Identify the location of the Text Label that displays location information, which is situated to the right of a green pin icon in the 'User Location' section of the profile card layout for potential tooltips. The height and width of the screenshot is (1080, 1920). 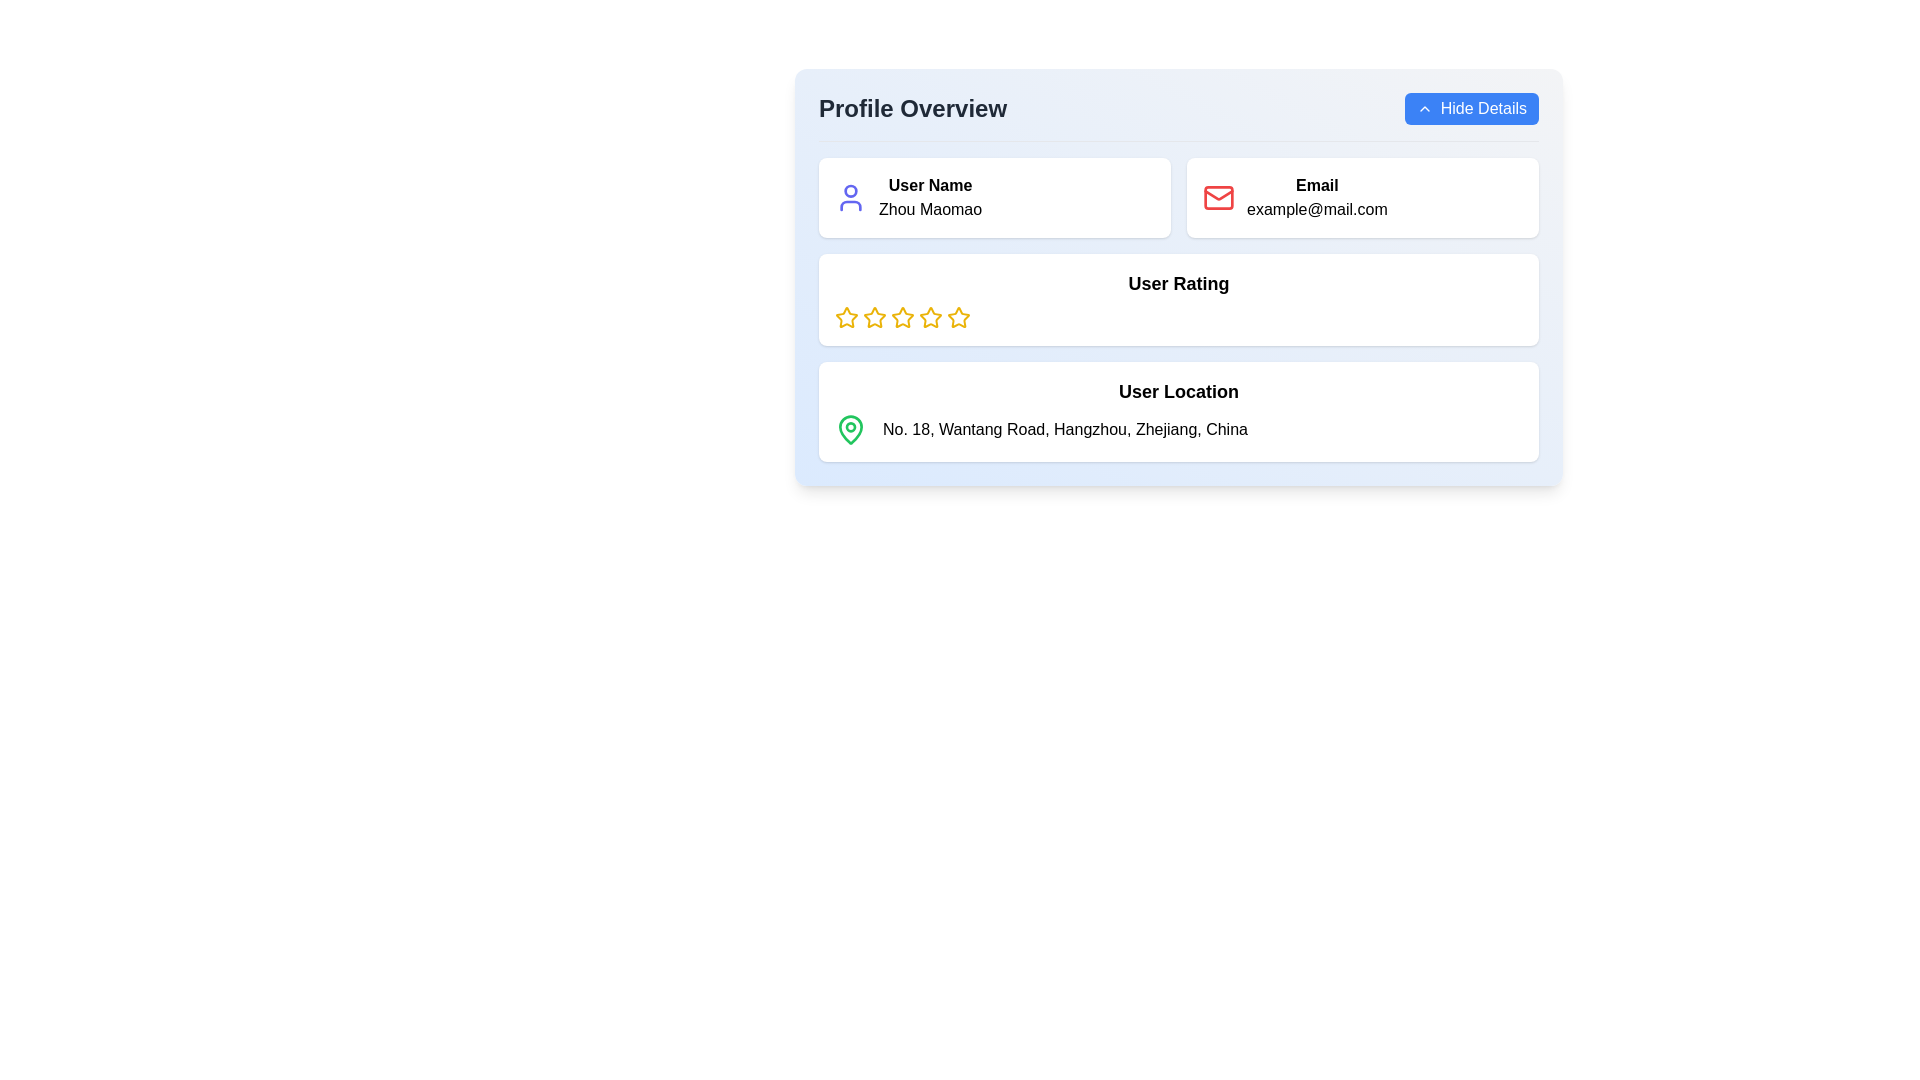
(1064, 428).